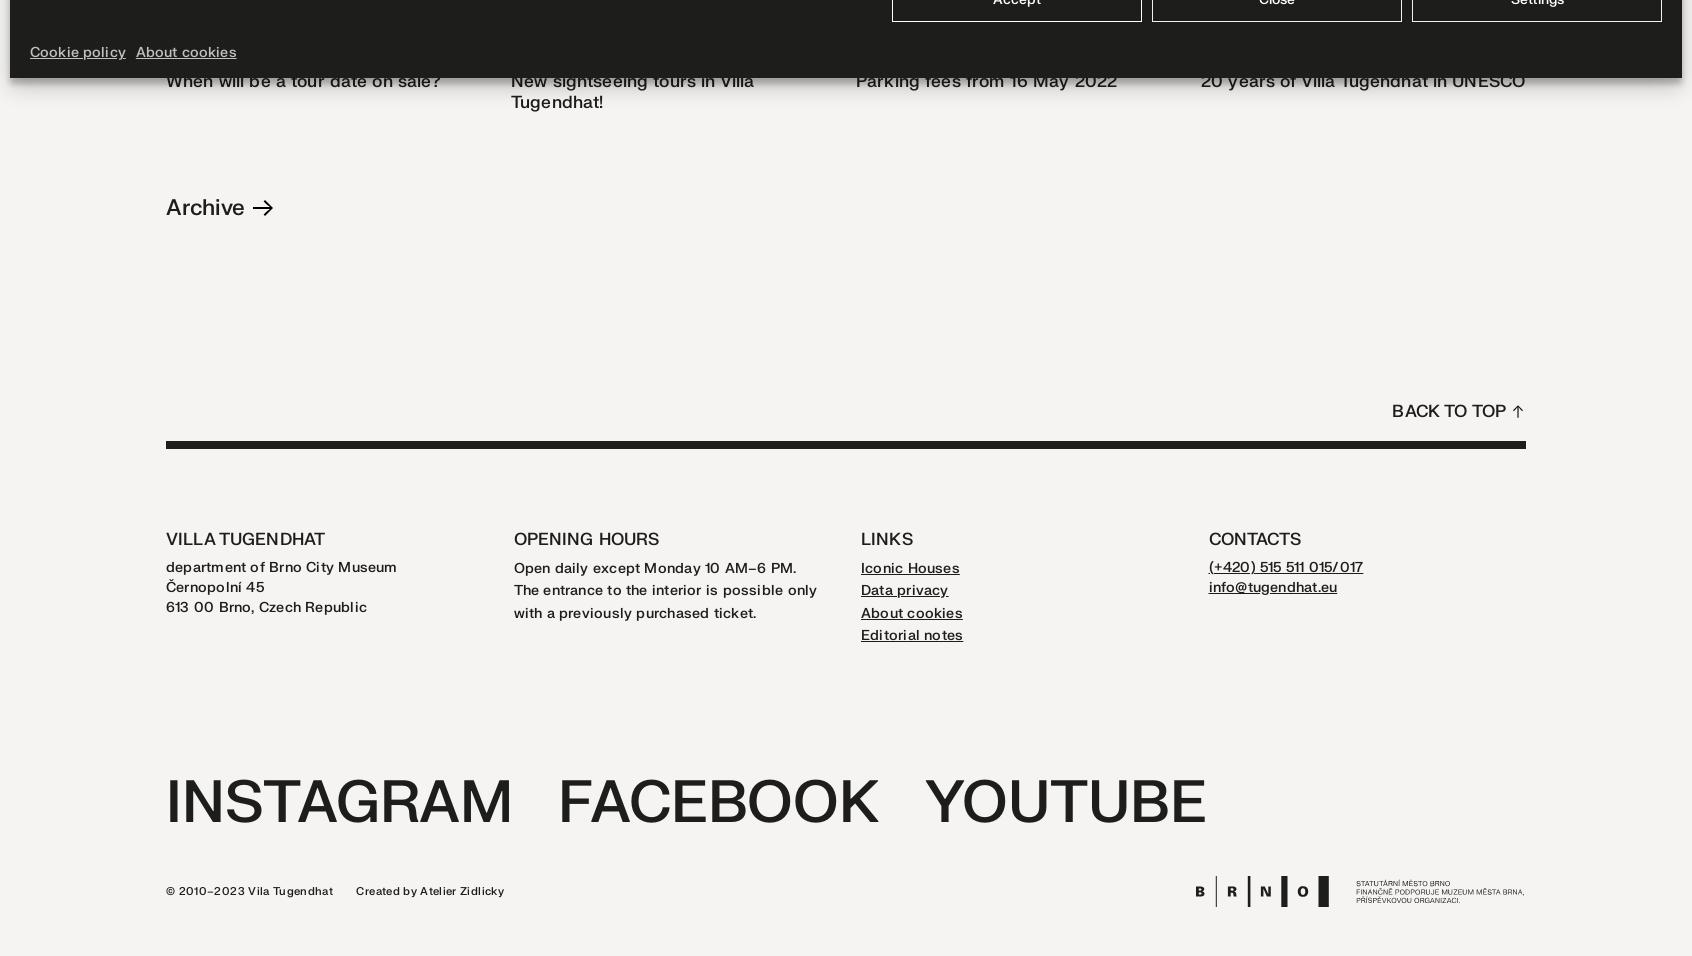  Describe the element at coordinates (860, 635) in the screenshot. I see `'Editorial notes'` at that location.